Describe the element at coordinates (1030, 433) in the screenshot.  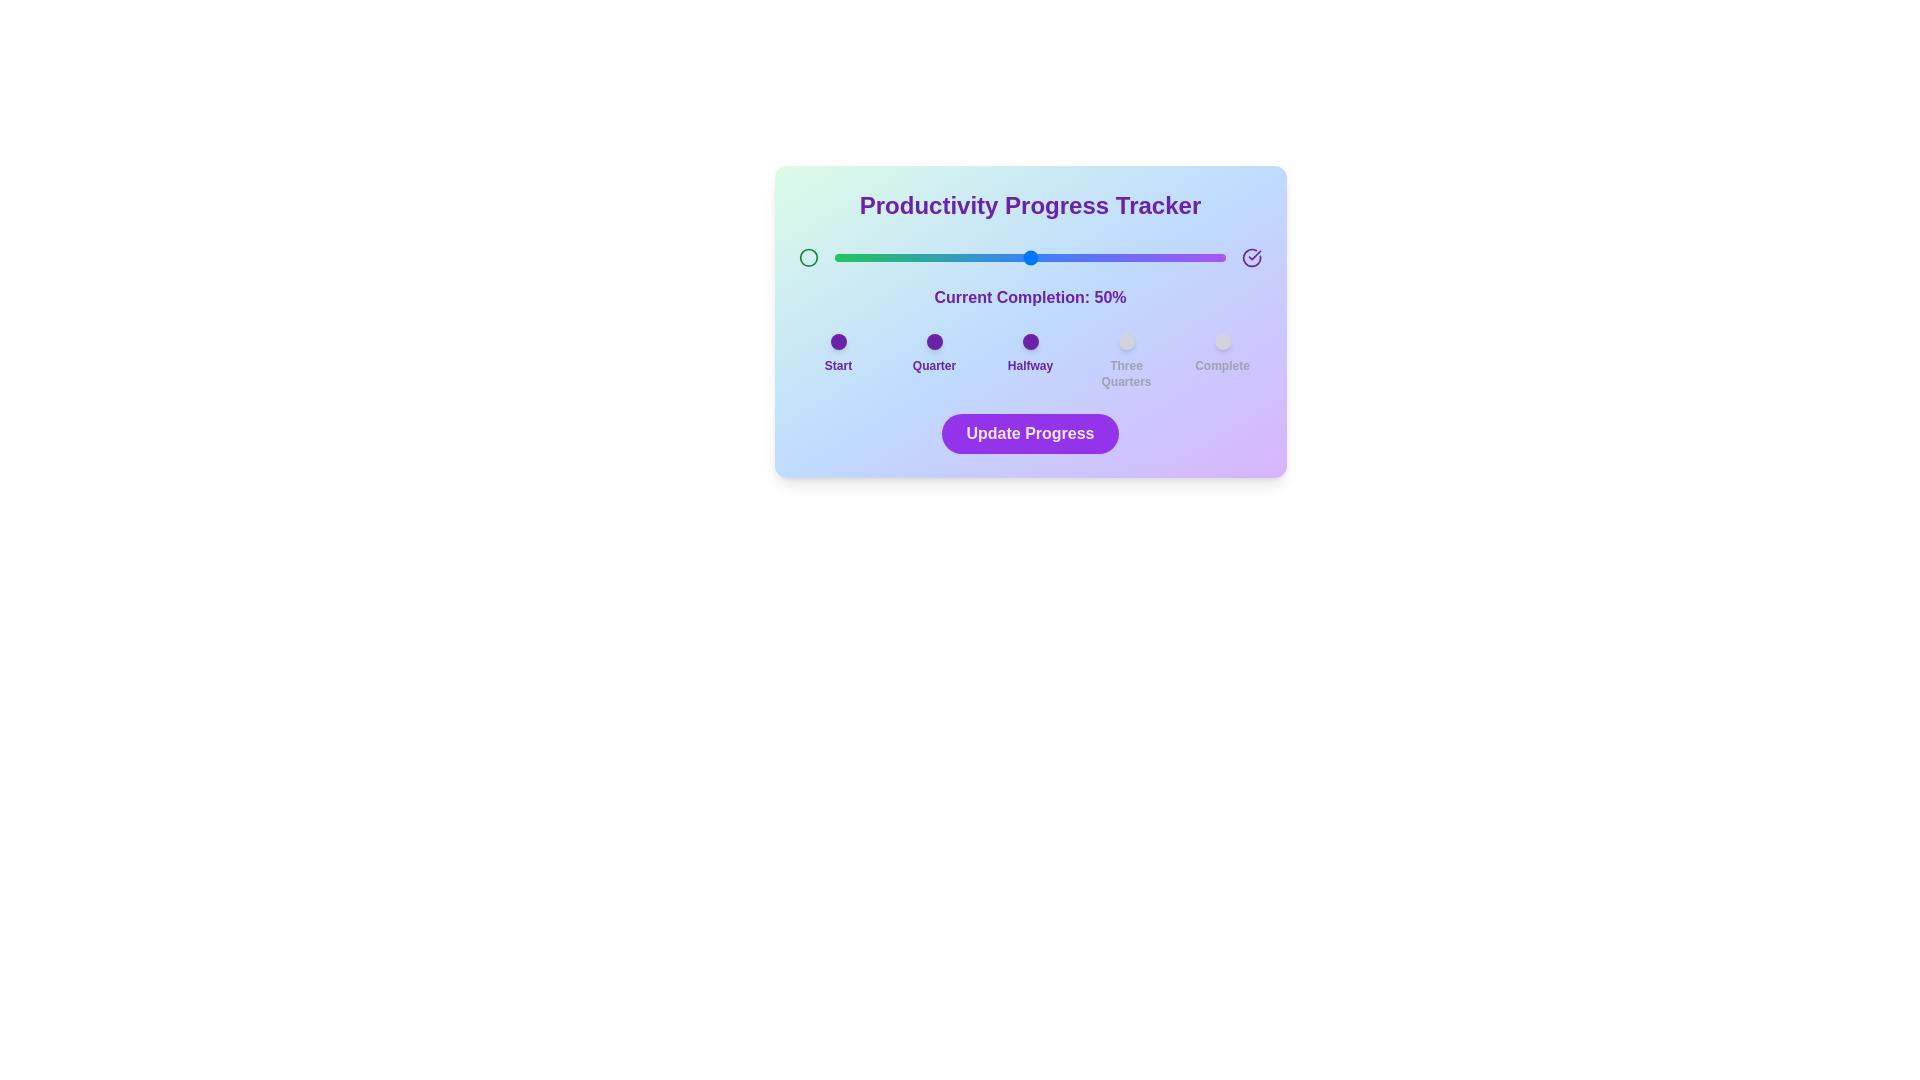
I see `'Update Progress' button to confirm the progress` at that location.